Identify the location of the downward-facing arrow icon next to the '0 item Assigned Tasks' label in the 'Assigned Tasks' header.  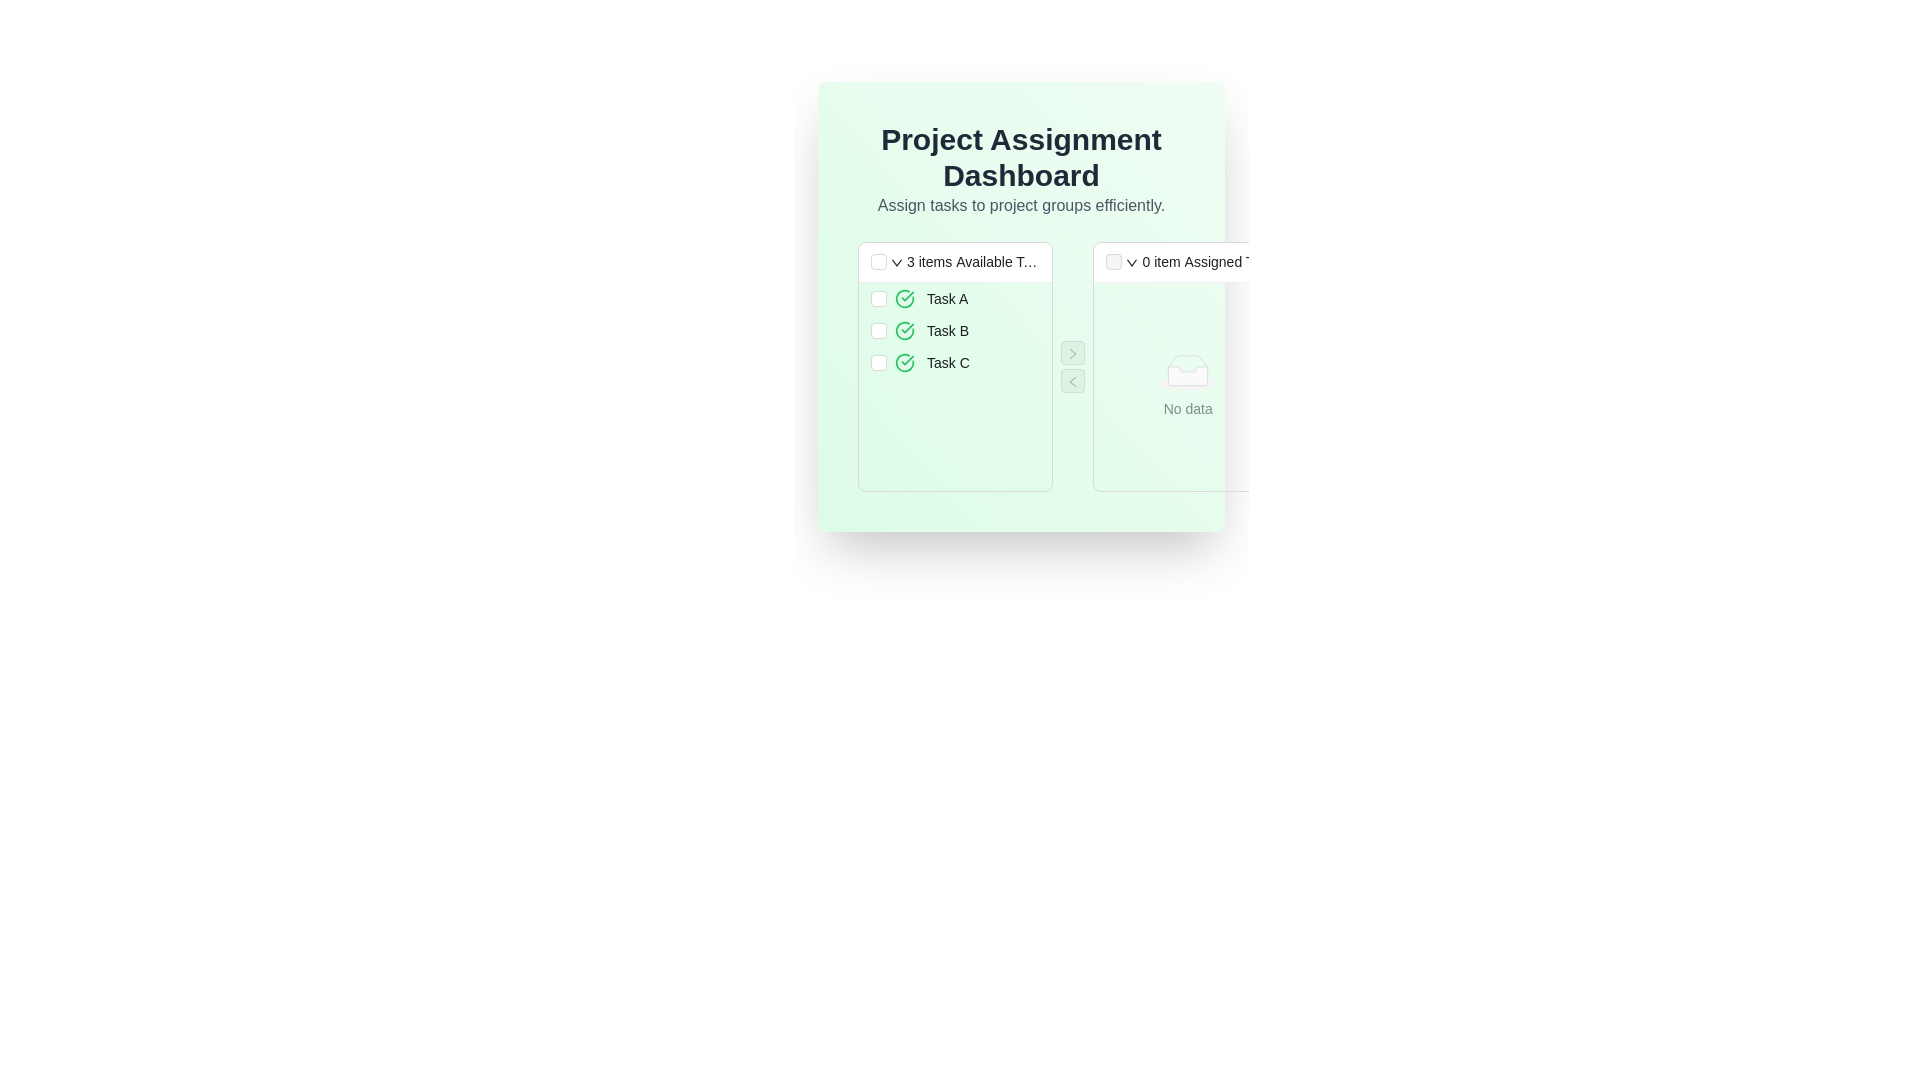
(1132, 262).